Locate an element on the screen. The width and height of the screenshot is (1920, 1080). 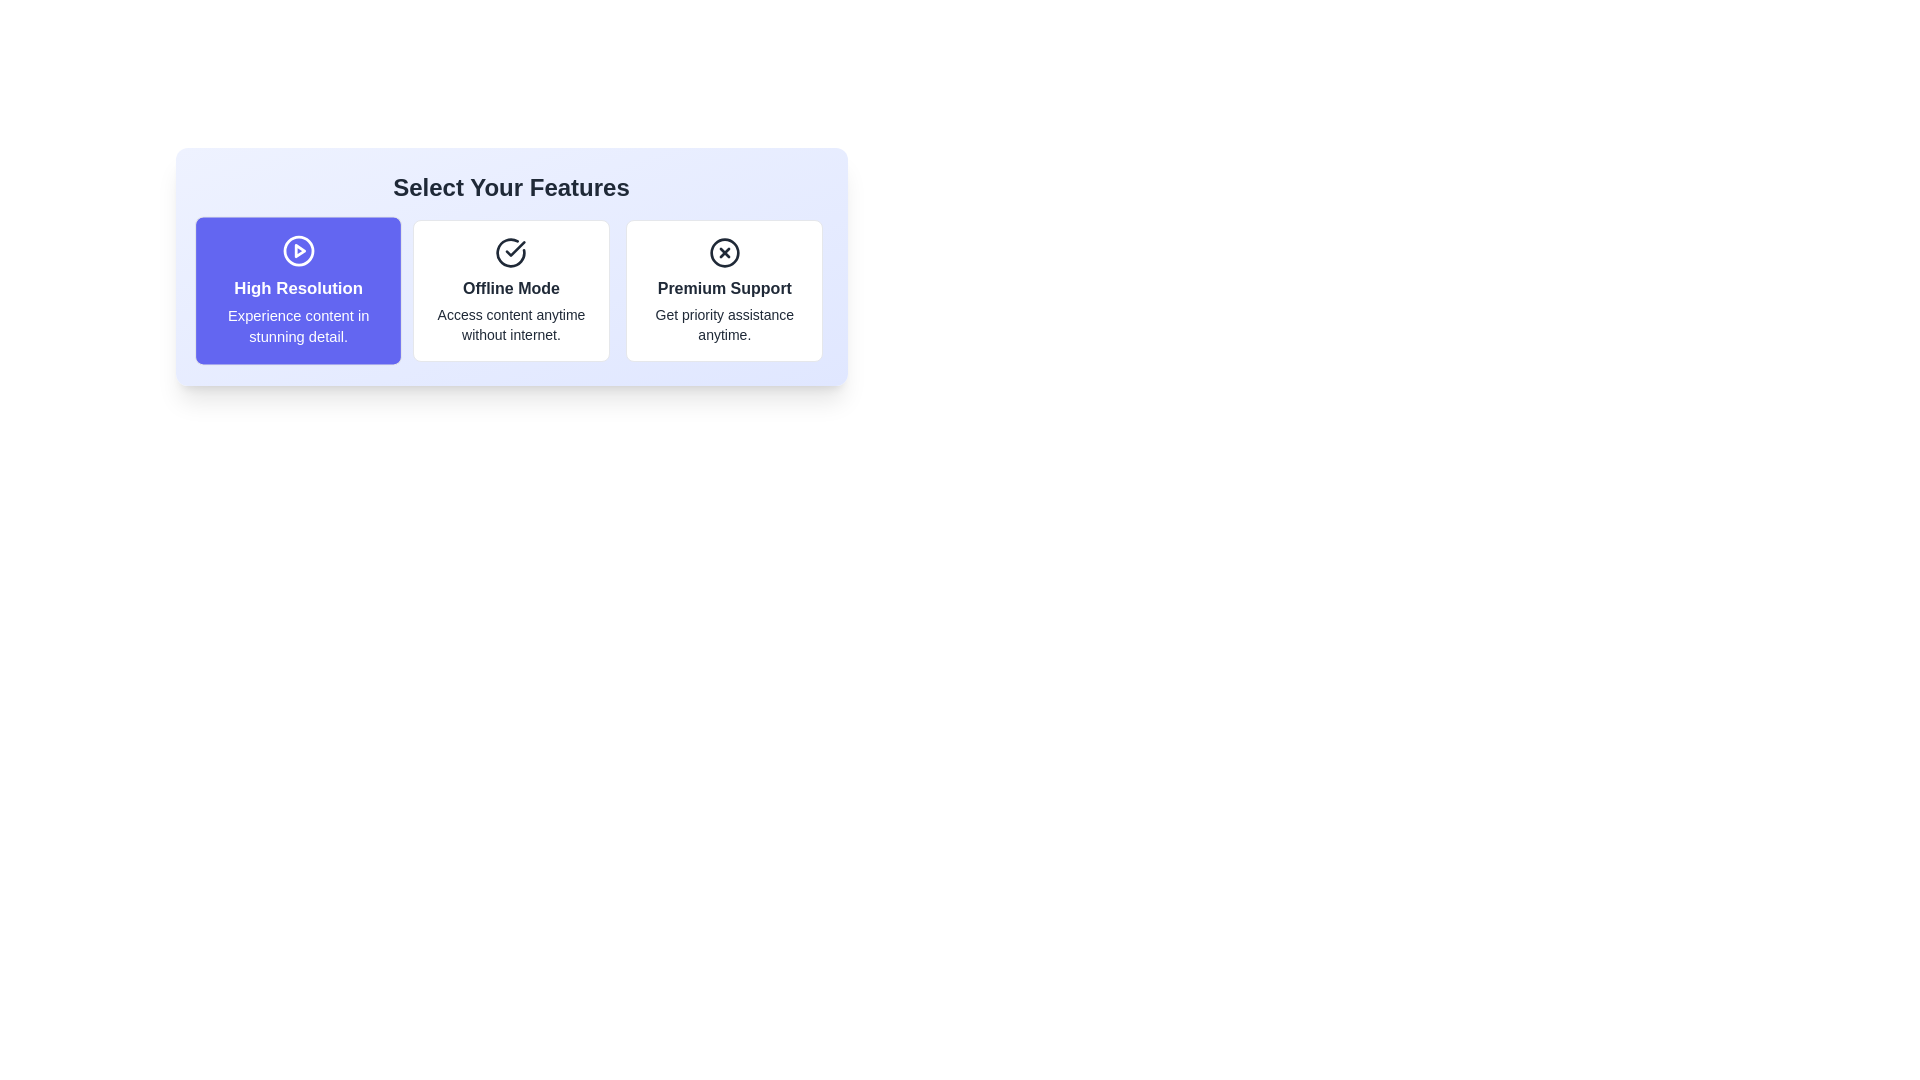
the non-interactive description text located below the title 'High Resolution' within the purple background box is located at coordinates (297, 325).